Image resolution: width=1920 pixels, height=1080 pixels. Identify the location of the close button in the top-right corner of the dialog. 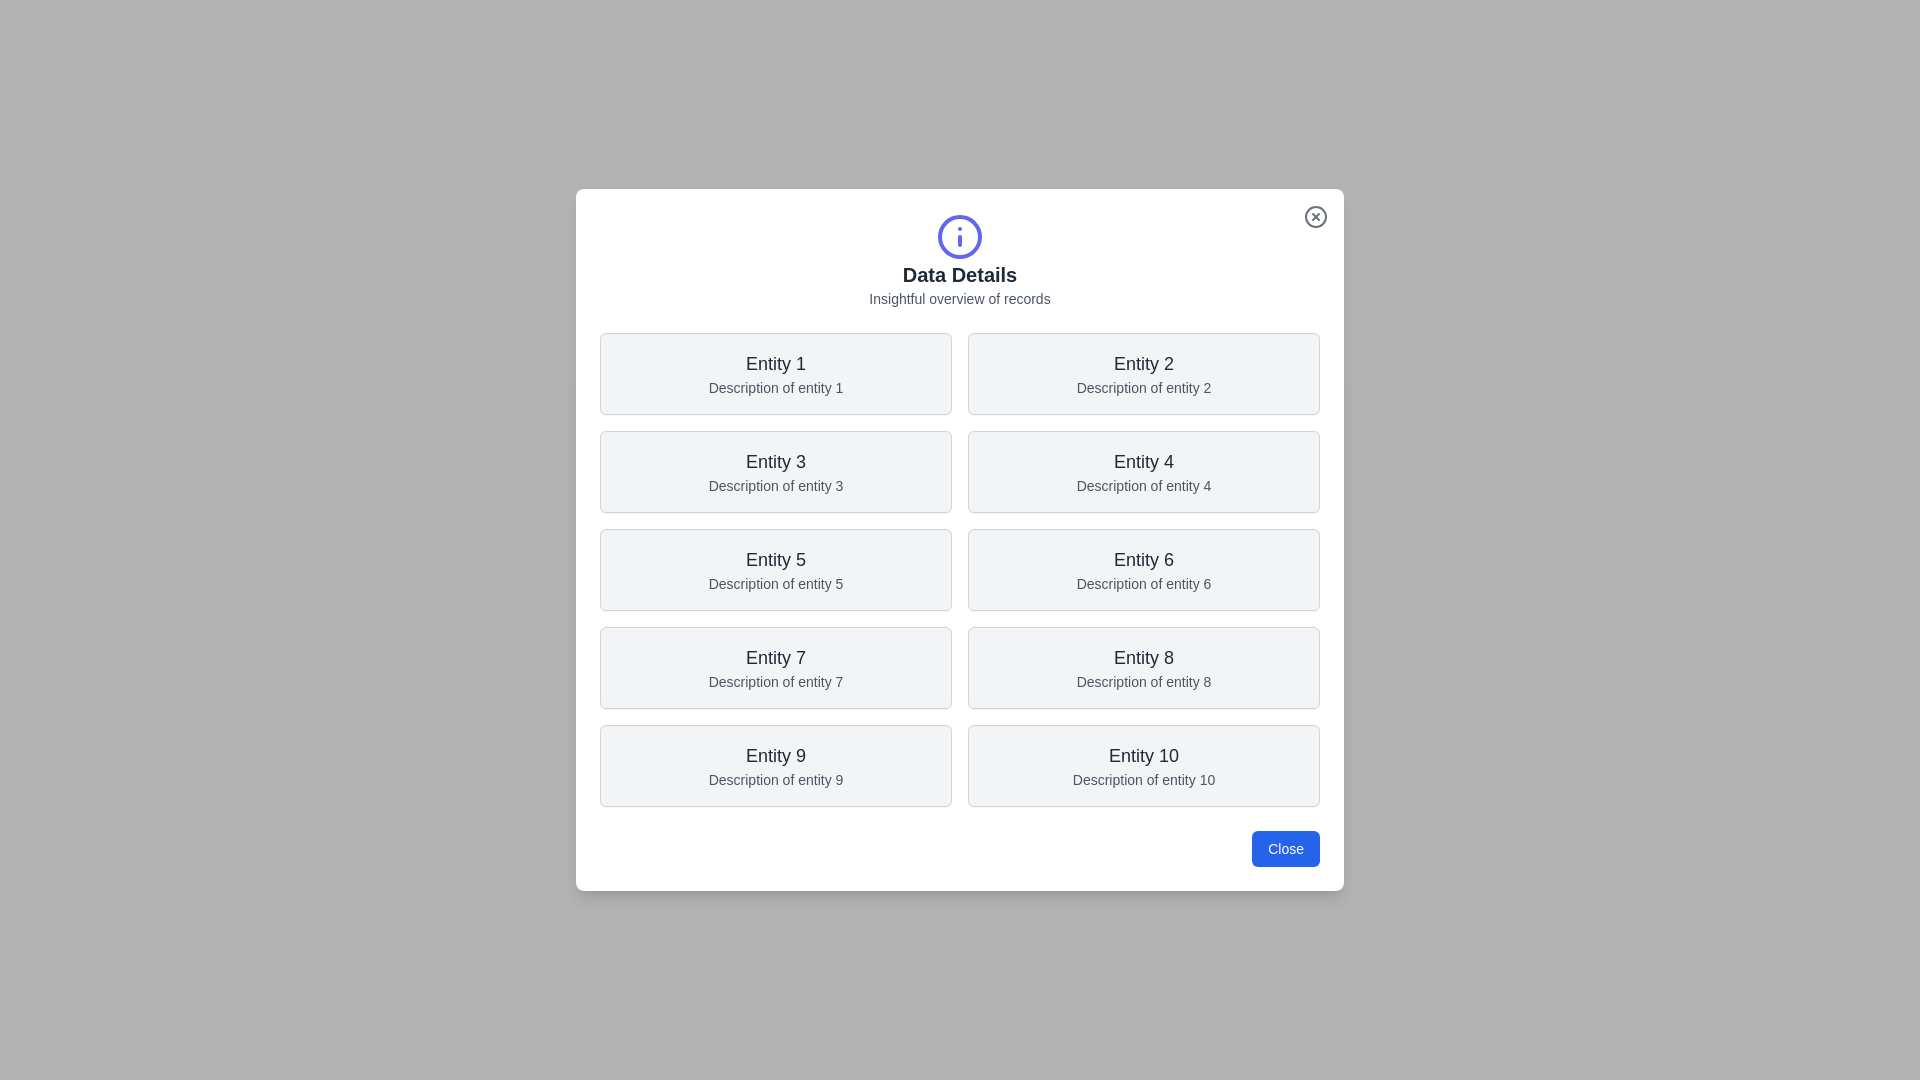
(1315, 216).